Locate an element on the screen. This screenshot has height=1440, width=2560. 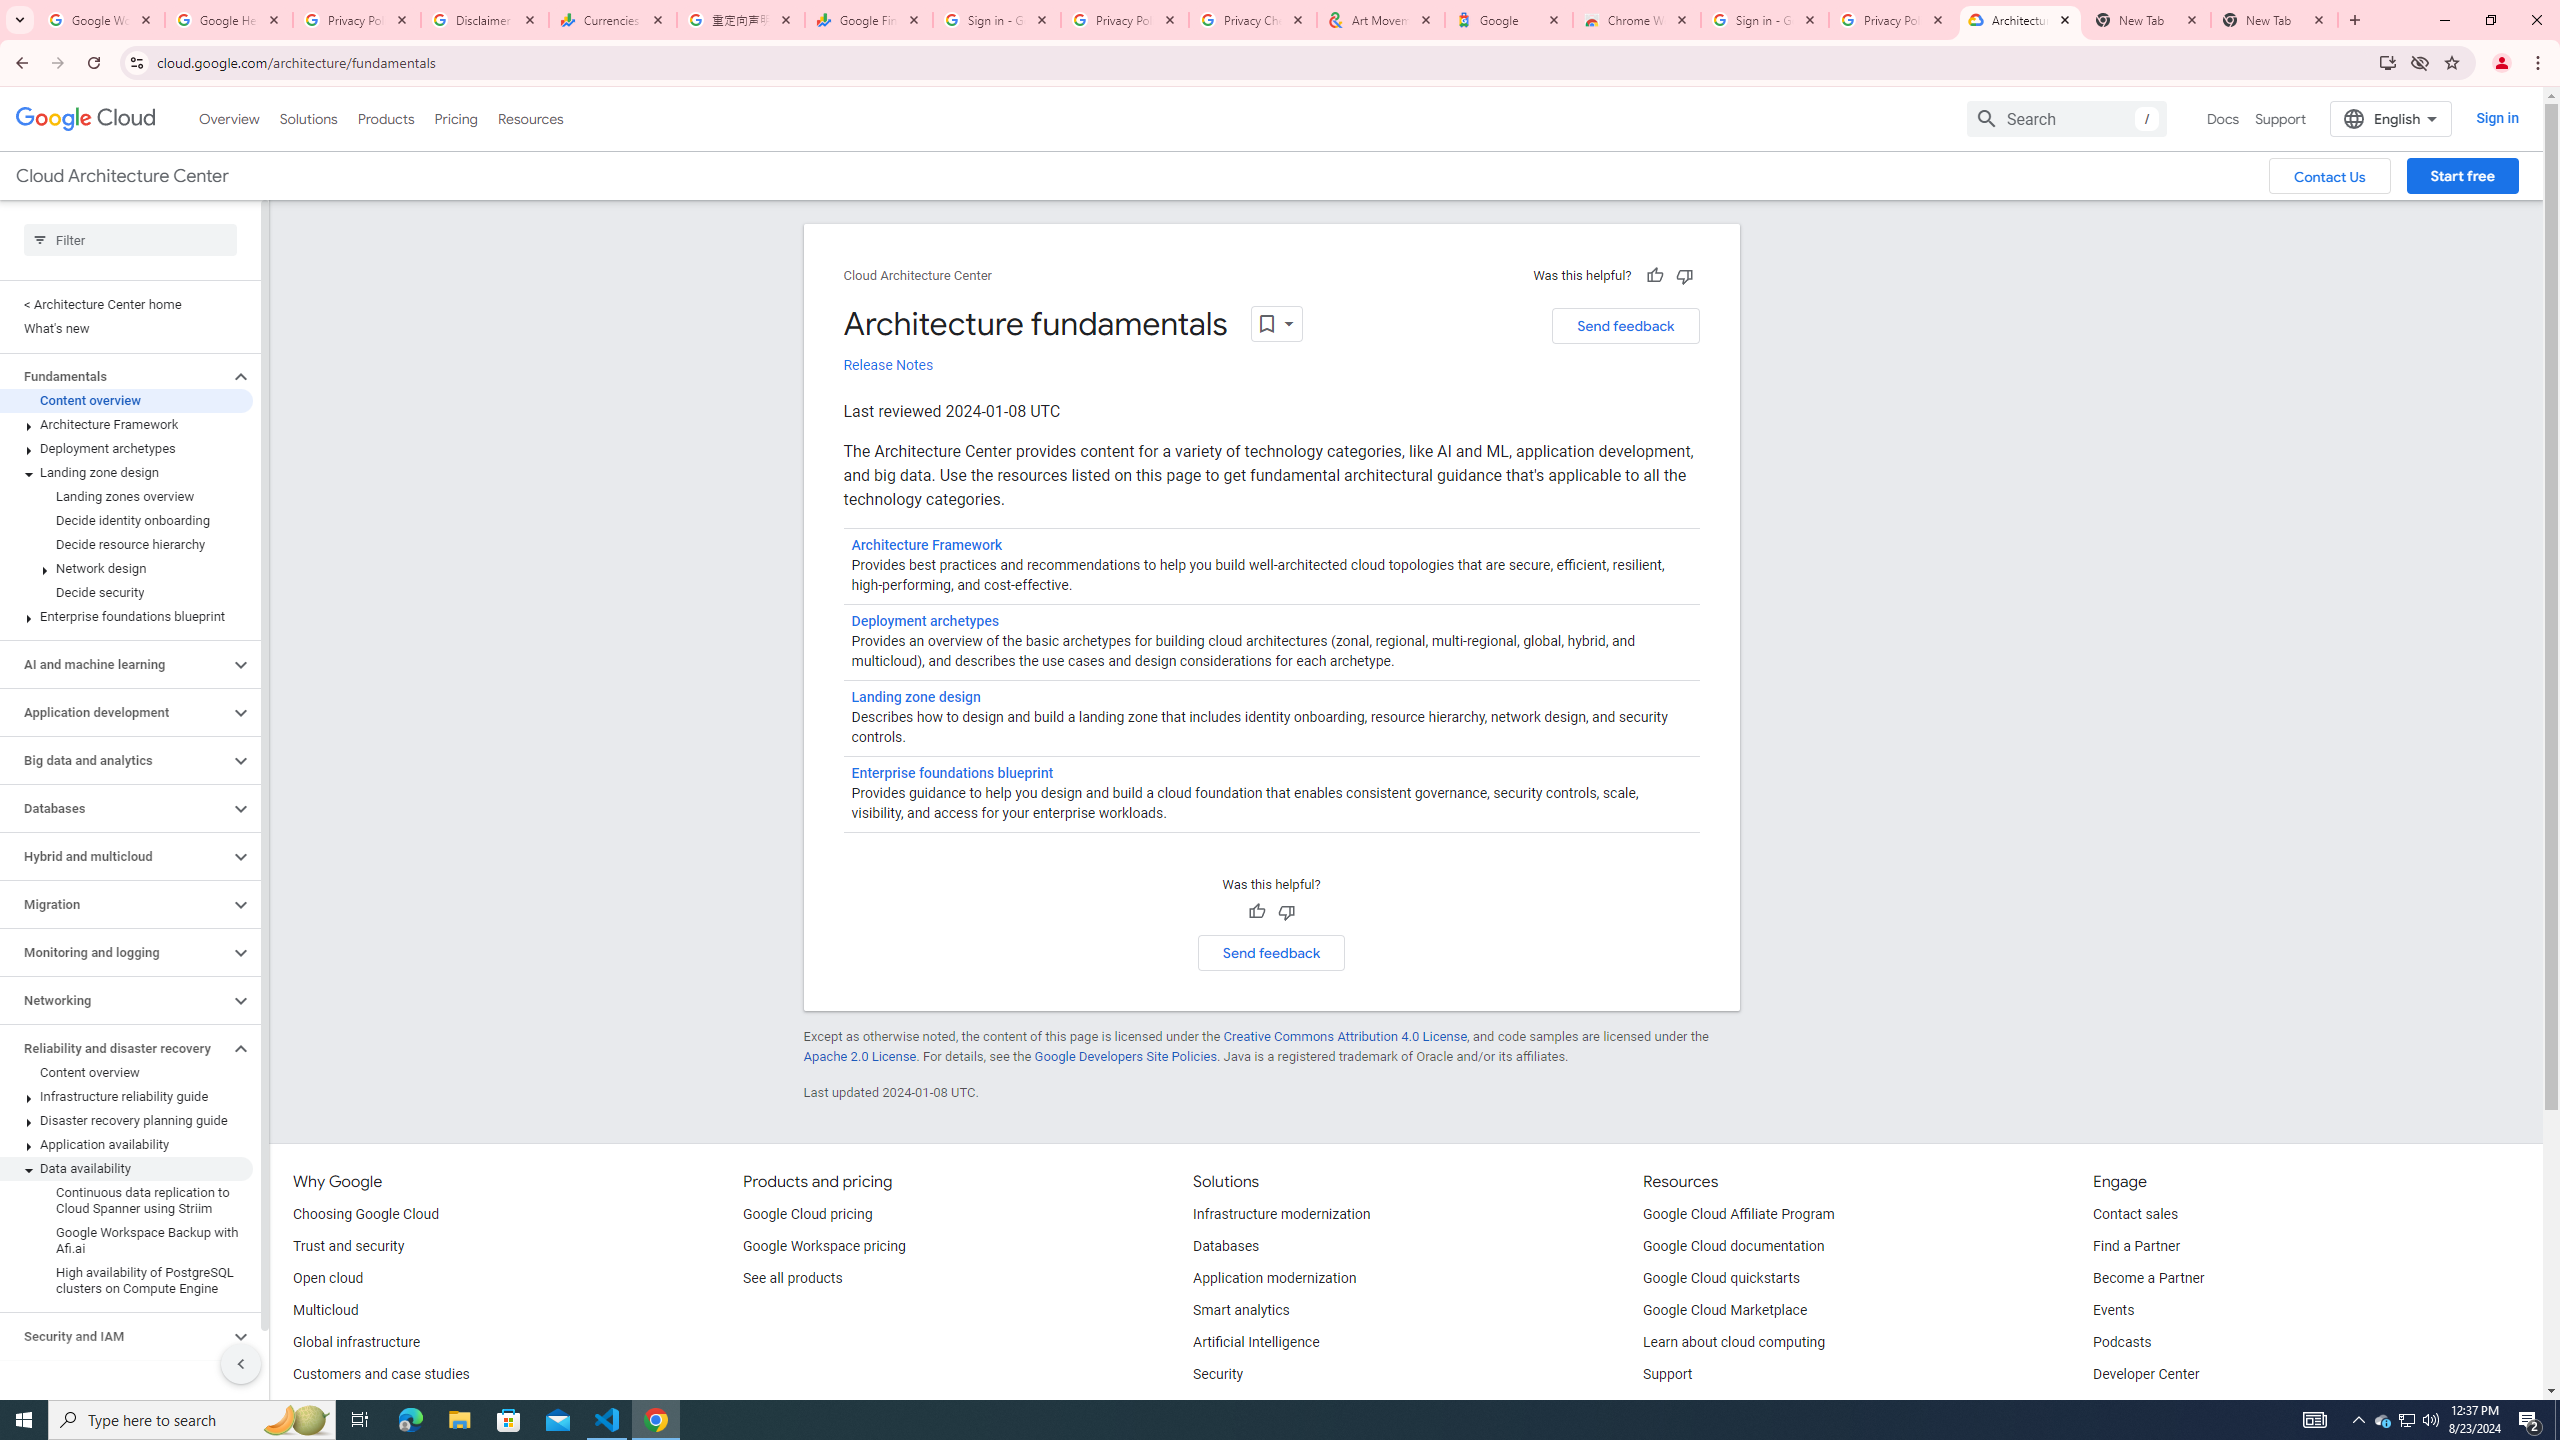
'Google Cloud' is located at coordinates (85, 118).